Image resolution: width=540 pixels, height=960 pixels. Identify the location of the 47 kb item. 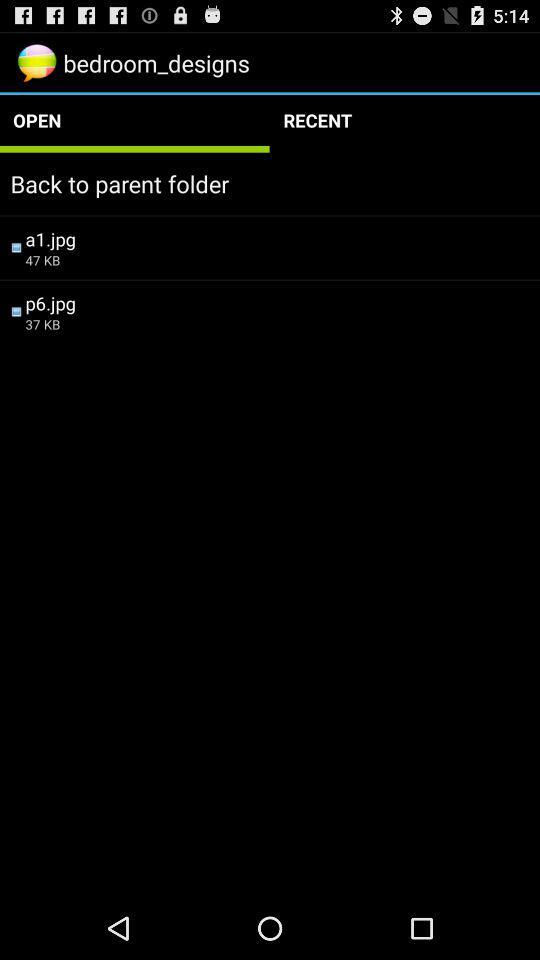
(276, 259).